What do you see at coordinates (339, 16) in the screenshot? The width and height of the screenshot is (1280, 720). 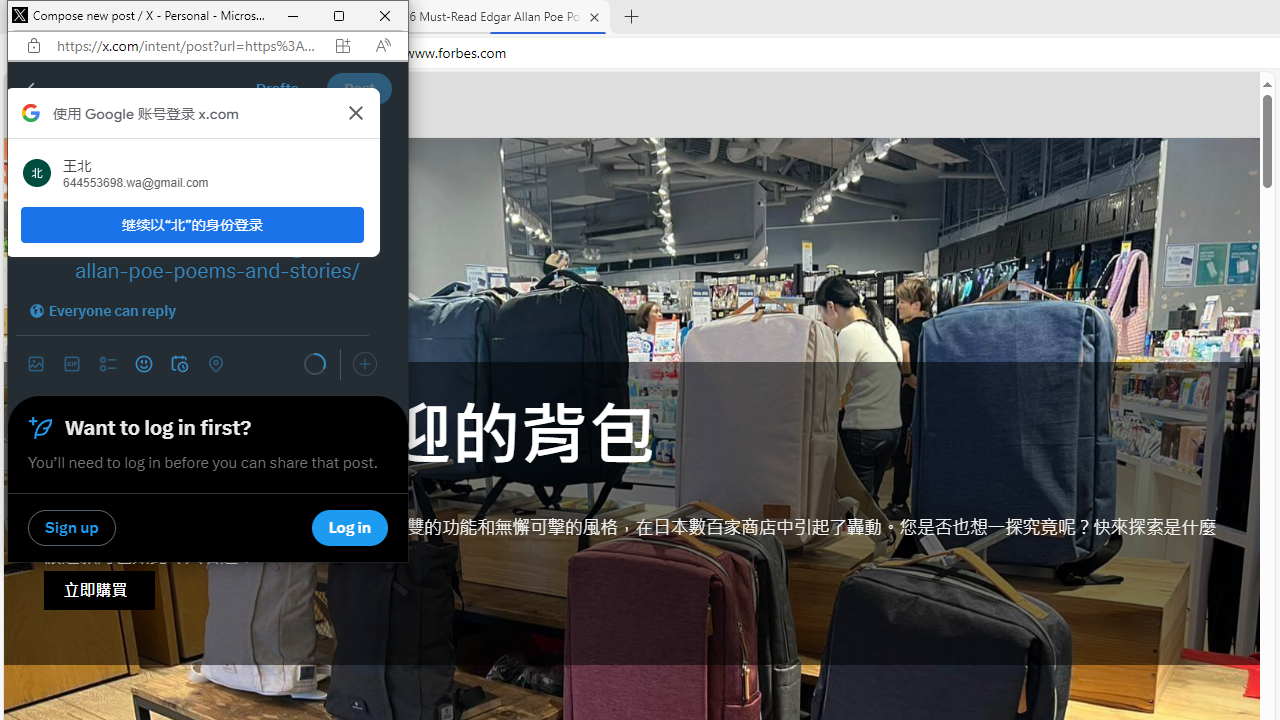 I see `'Maximize'` at bounding box center [339, 16].